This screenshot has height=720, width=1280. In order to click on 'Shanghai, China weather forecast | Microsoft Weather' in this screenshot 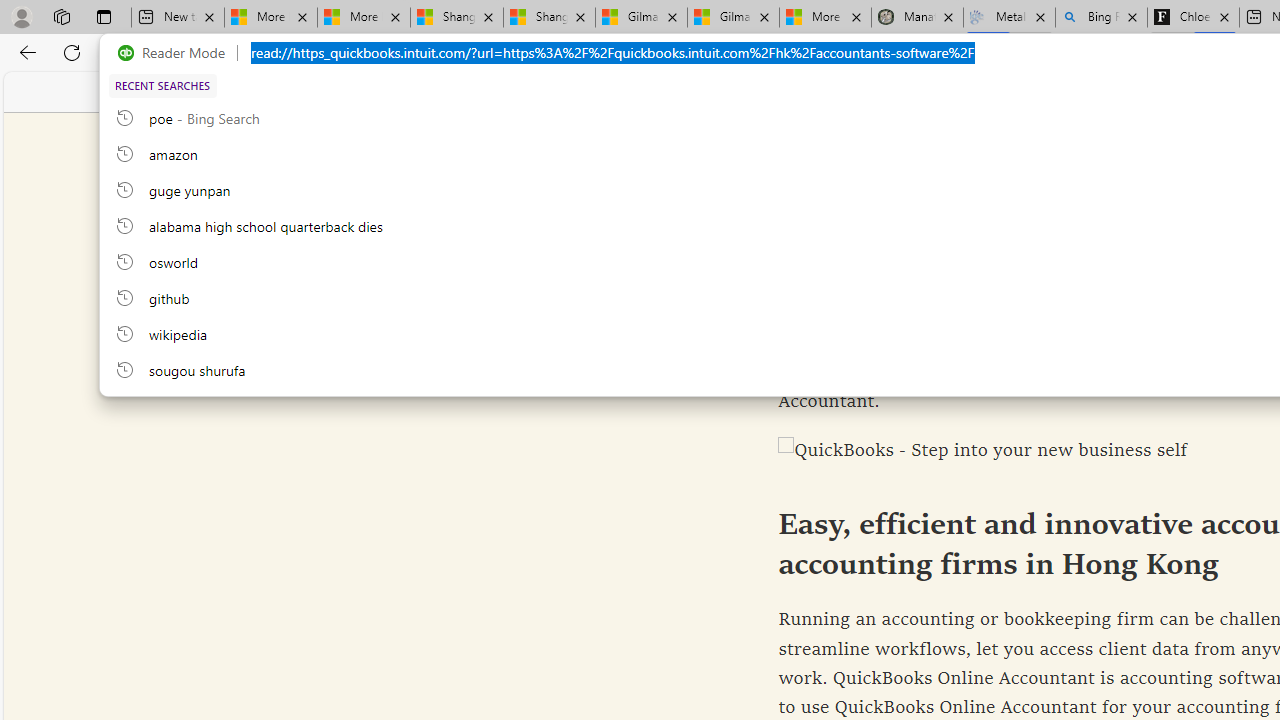, I will do `click(549, 17)`.